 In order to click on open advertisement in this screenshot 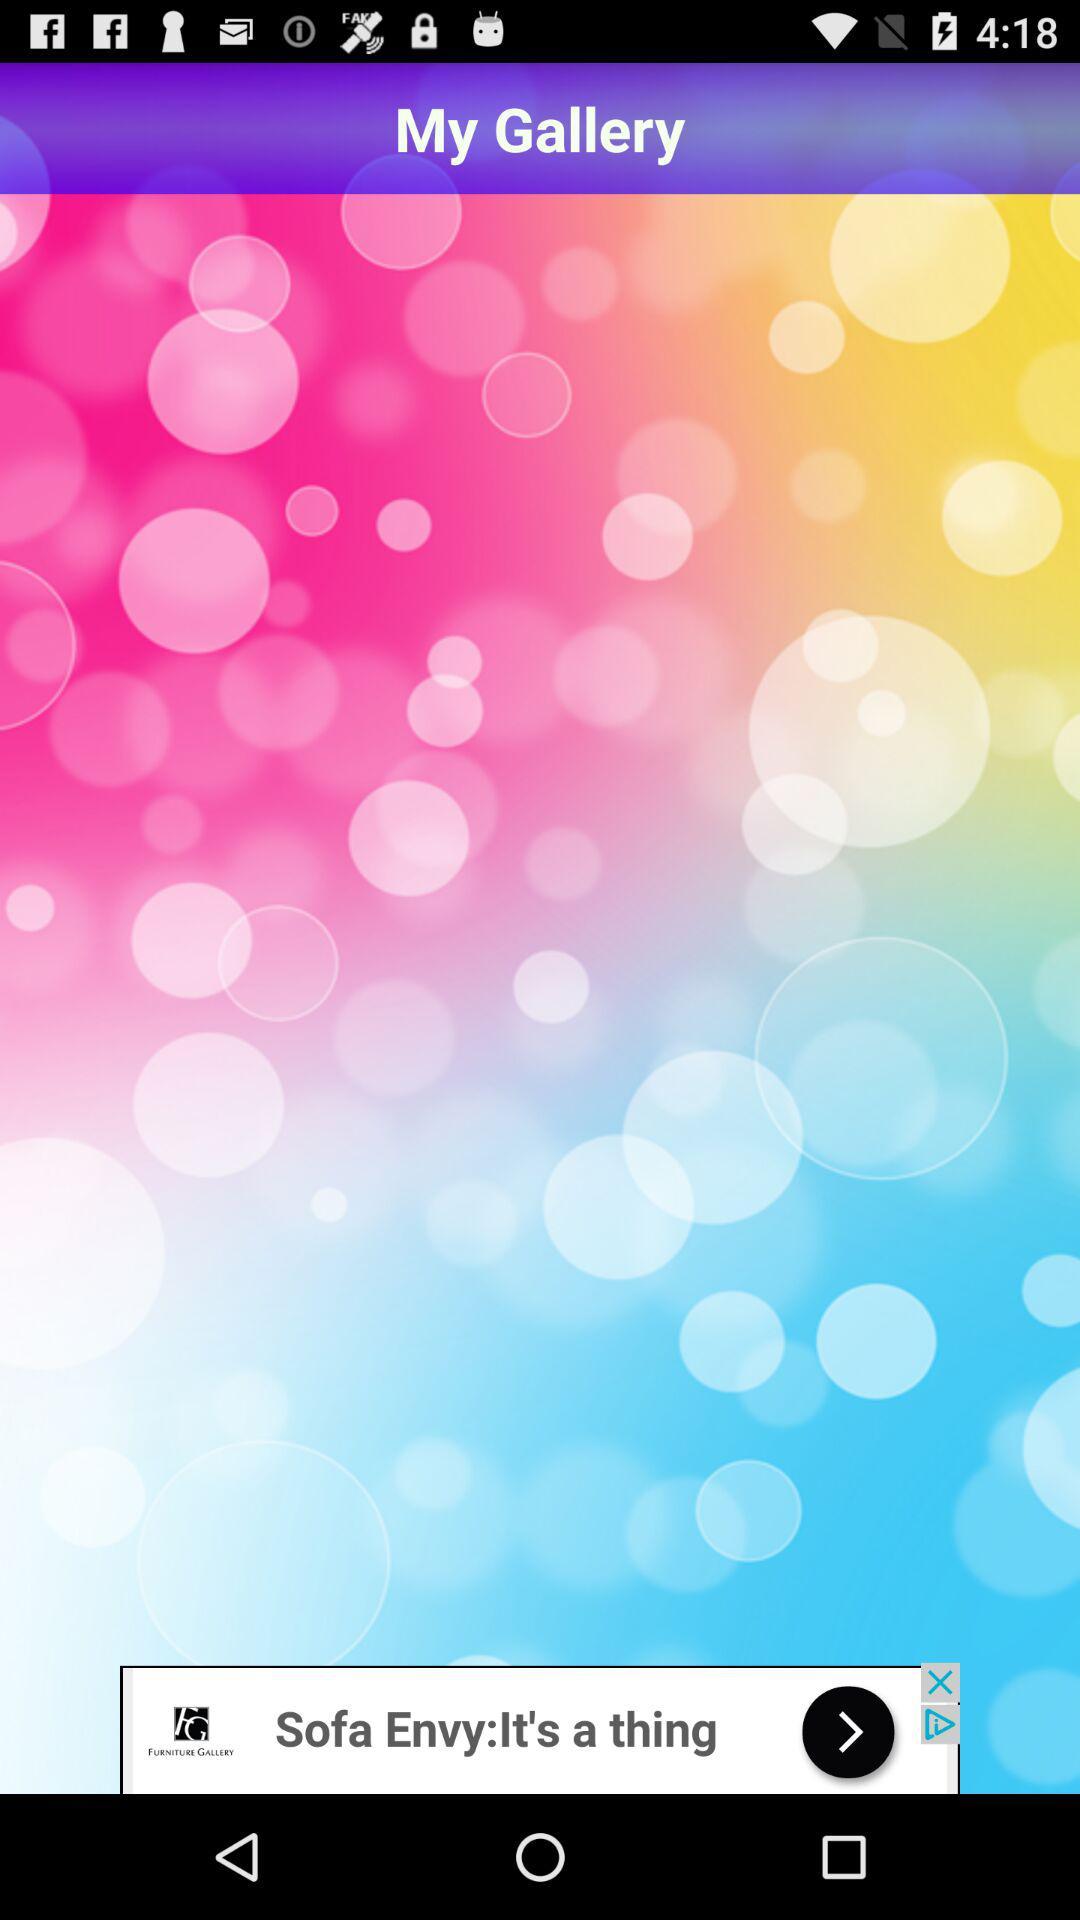, I will do `click(540, 1727)`.